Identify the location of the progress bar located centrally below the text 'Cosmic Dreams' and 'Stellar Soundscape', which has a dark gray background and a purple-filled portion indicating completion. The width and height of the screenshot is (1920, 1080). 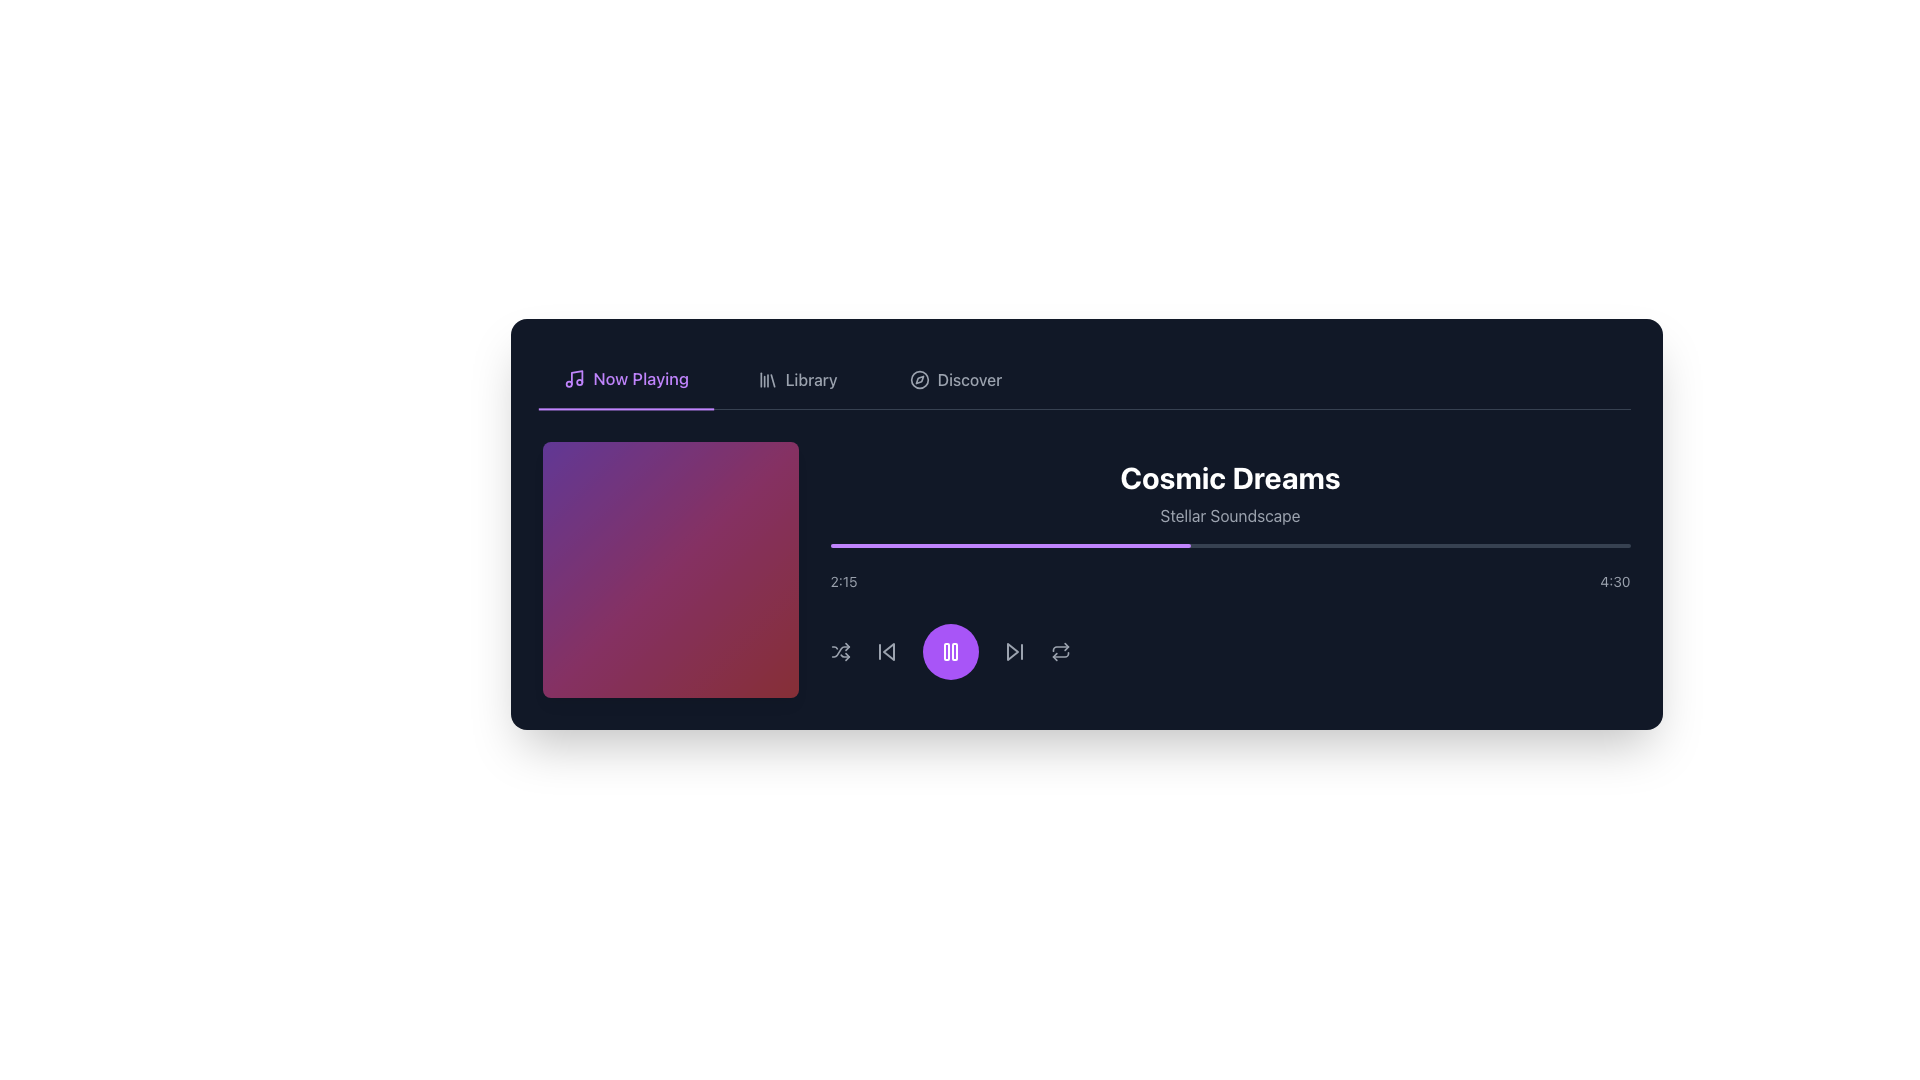
(1229, 546).